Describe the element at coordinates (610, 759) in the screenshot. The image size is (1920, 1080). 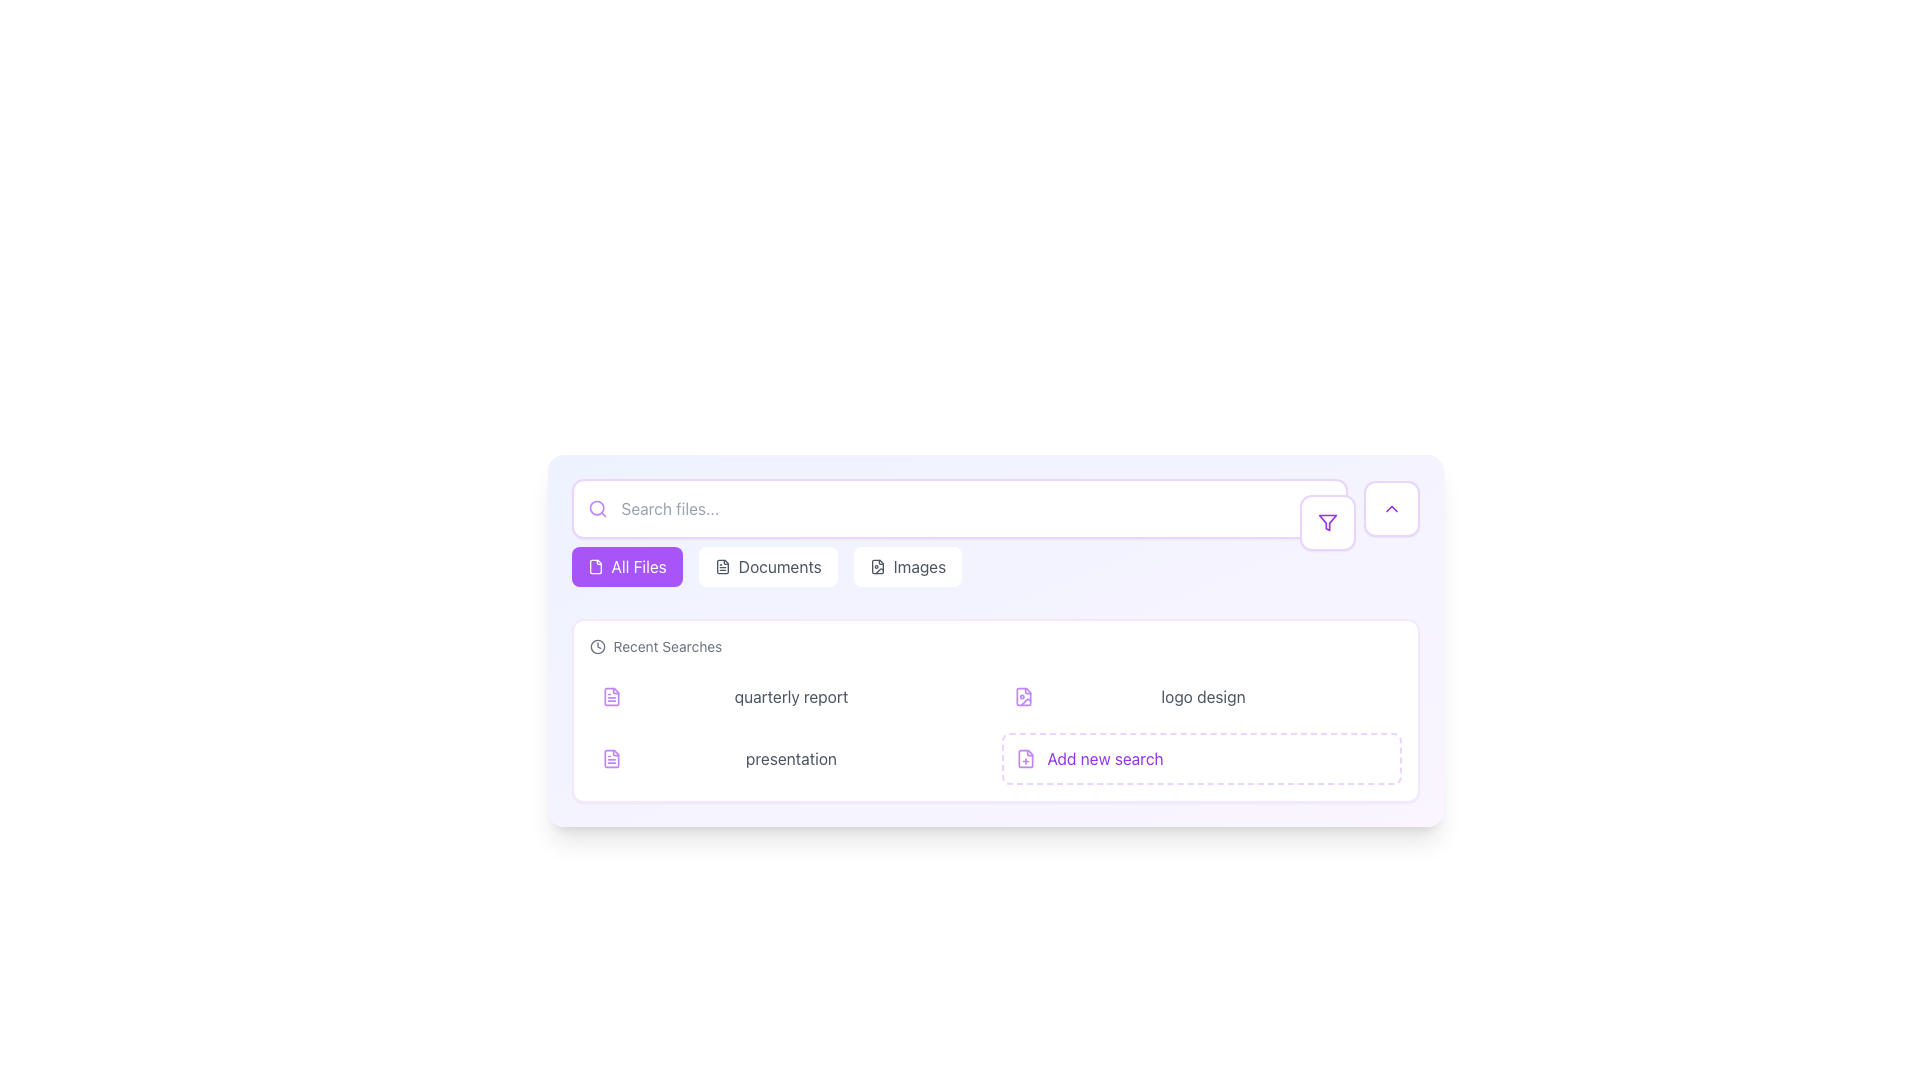
I see `the purple document icon with a folded corner, which is the largest shape in a group of vector paths and positioned near the left side of the second row in the recent searches list` at that location.